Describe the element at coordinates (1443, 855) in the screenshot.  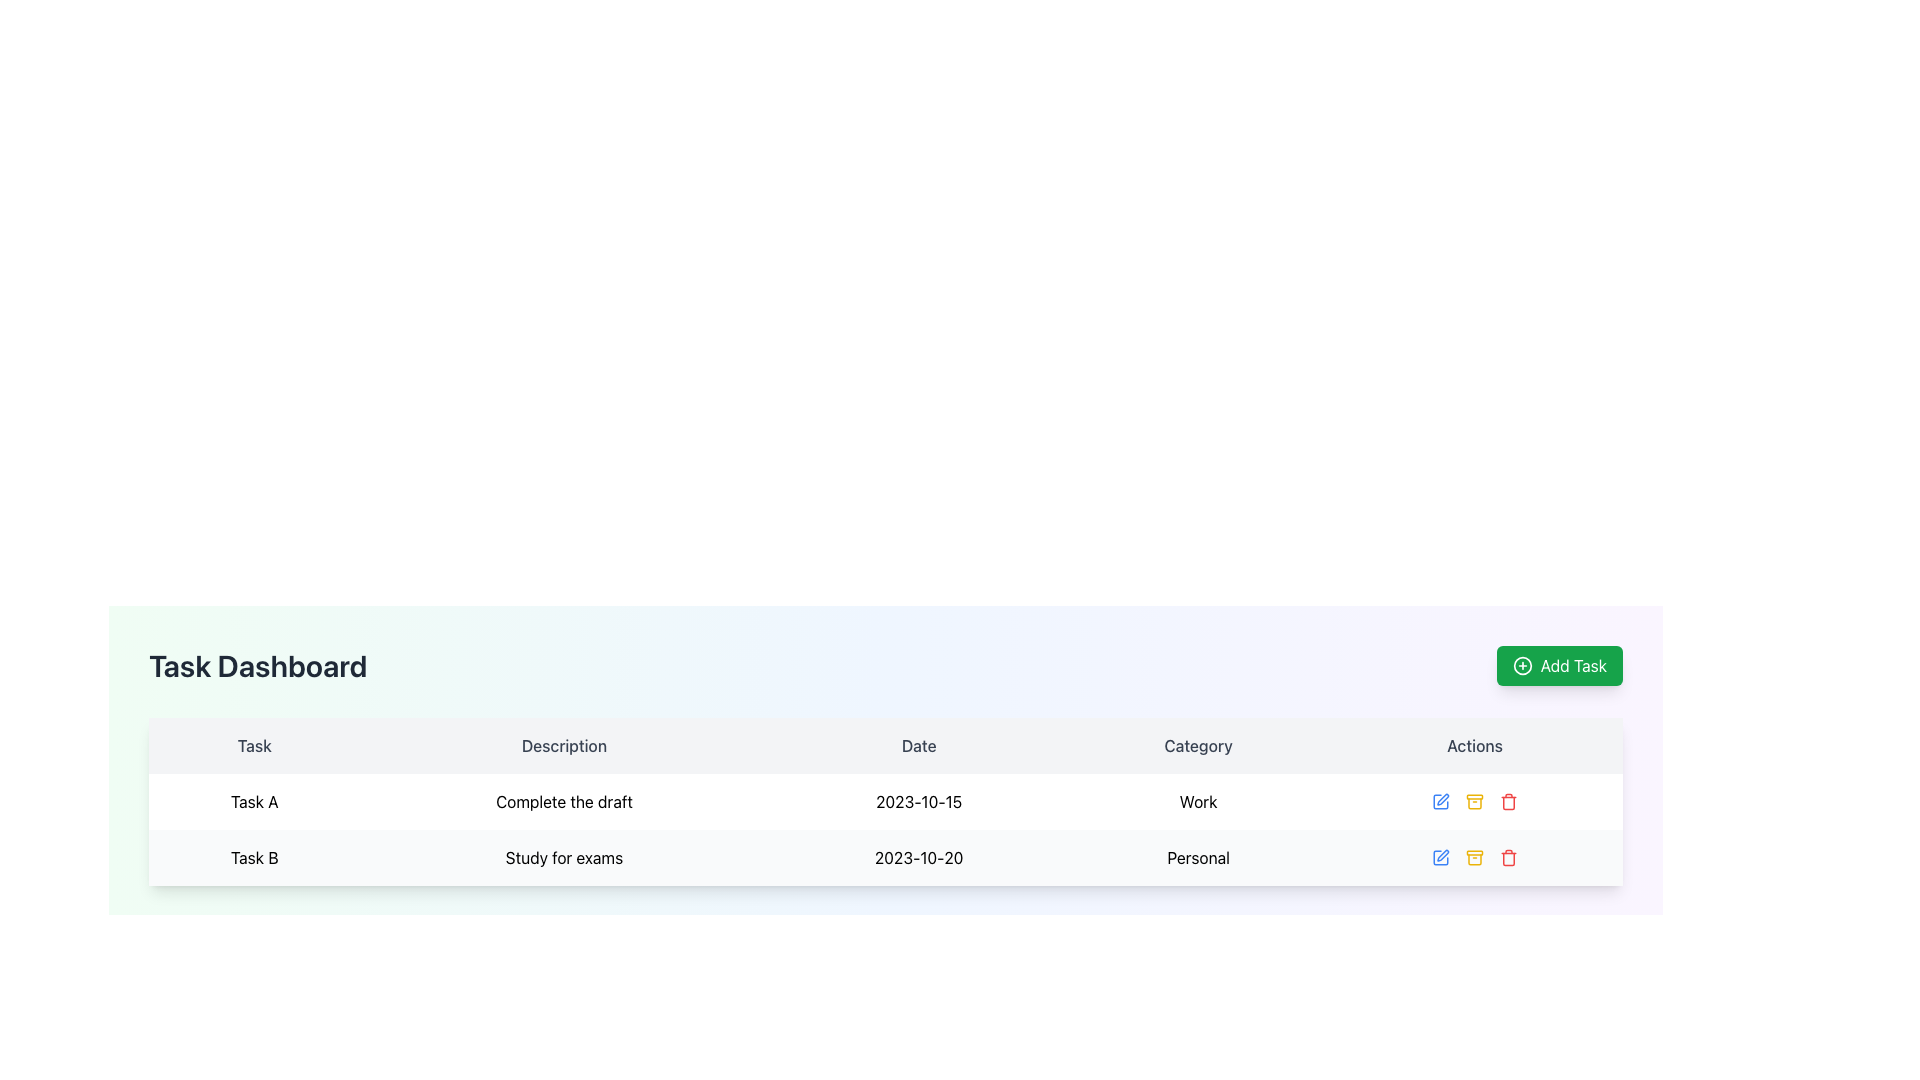
I see `the edit button located in the 'Actions' column of the second row in the task table to initiate editing` at that location.